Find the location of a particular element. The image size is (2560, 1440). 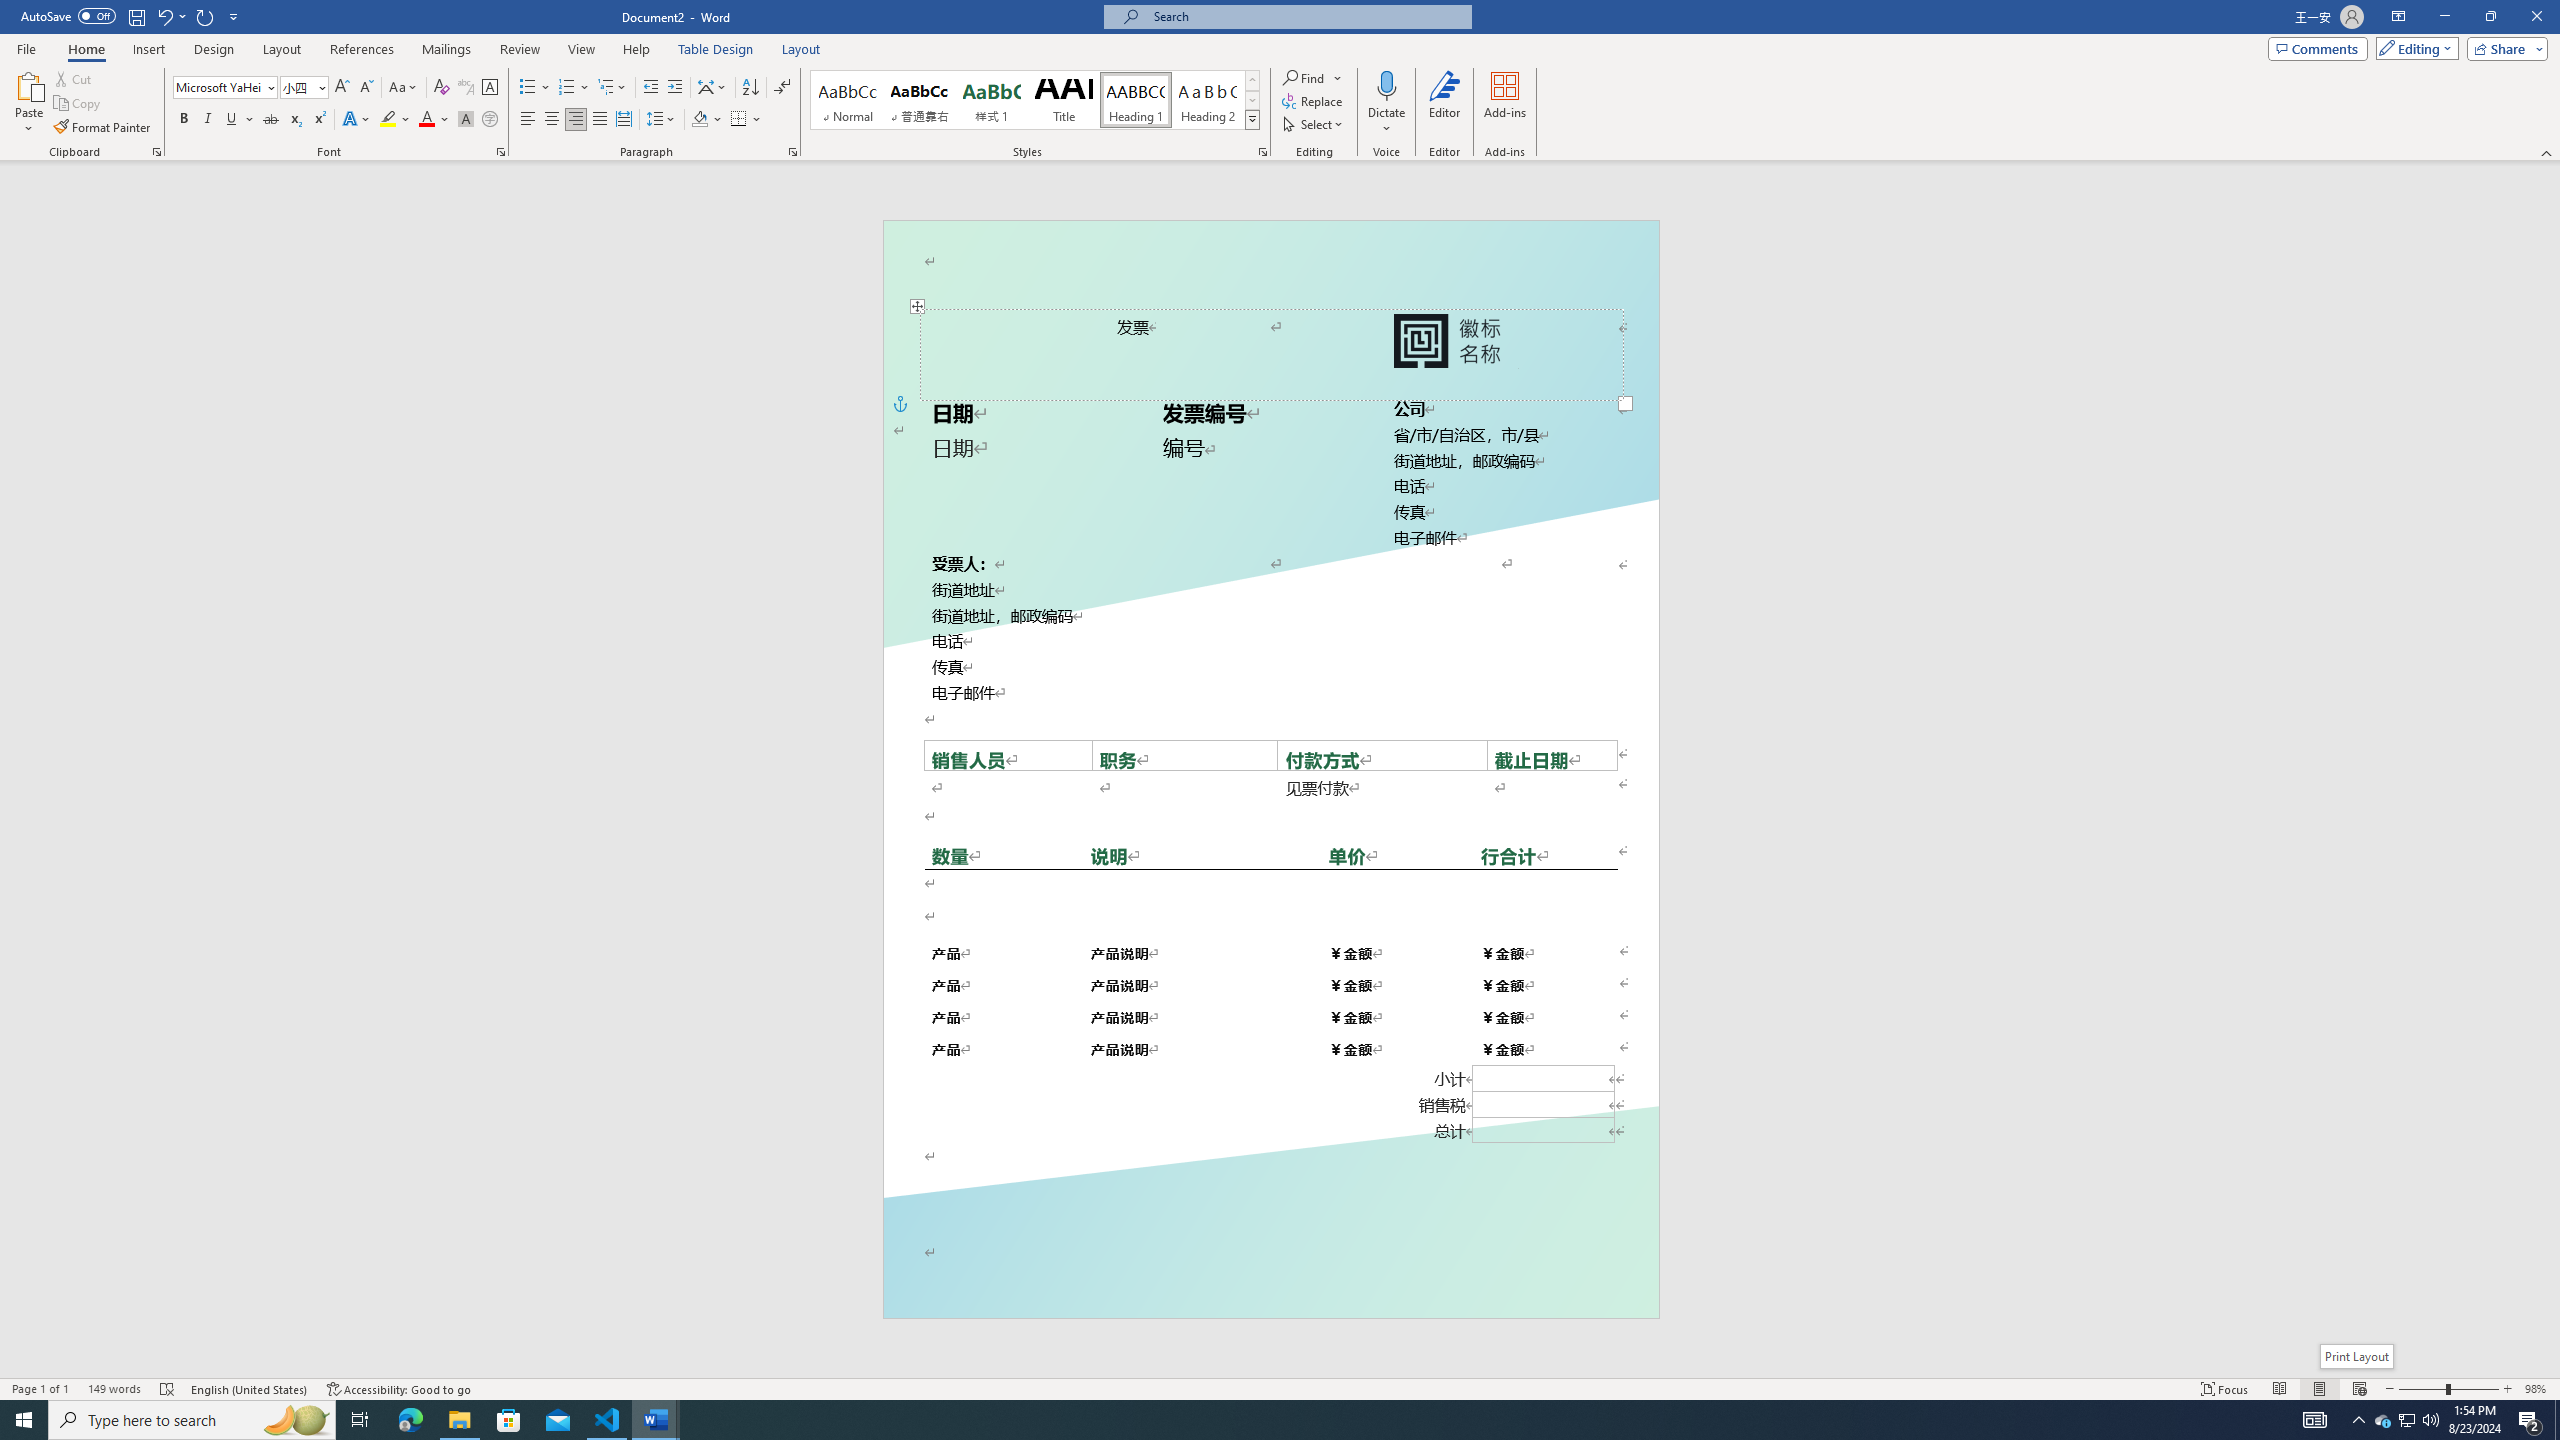

'Accessibility Checker Accessibility: Good to go' is located at coordinates (399, 1389).